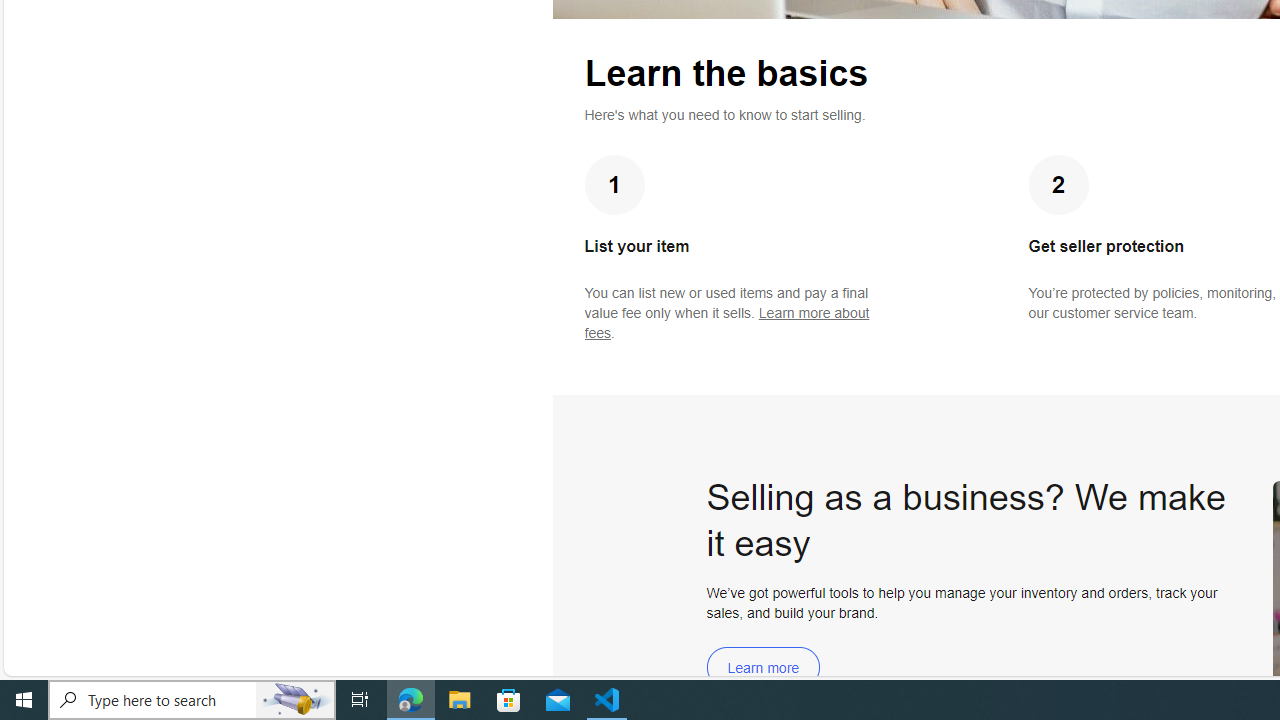  I want to click on 'Learn more about fees - opens in new window or tab.', so click(726, 322).